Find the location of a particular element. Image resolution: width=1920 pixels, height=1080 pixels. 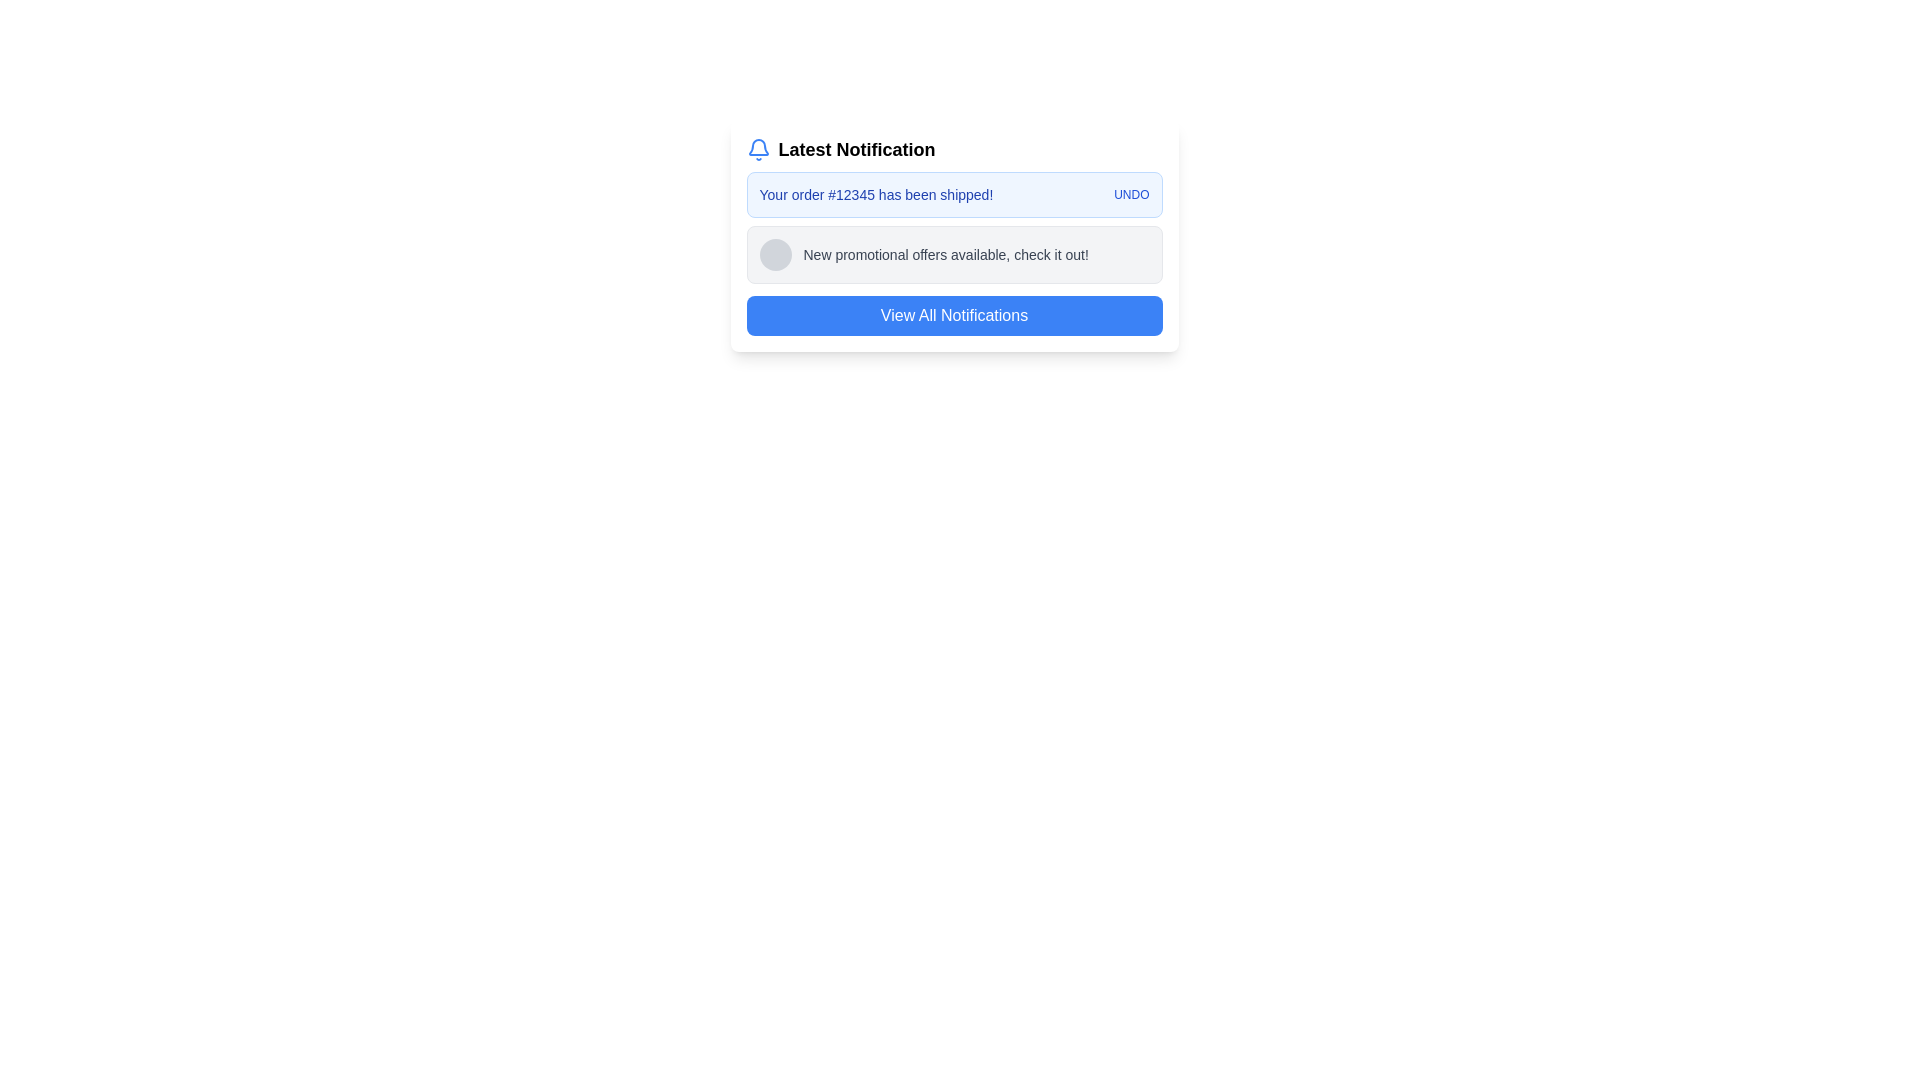

the notification bell icon outlined with a blue stroke and filled with white, located to the left of the 'Latest Notification' title is located at coordinates (757, 149).